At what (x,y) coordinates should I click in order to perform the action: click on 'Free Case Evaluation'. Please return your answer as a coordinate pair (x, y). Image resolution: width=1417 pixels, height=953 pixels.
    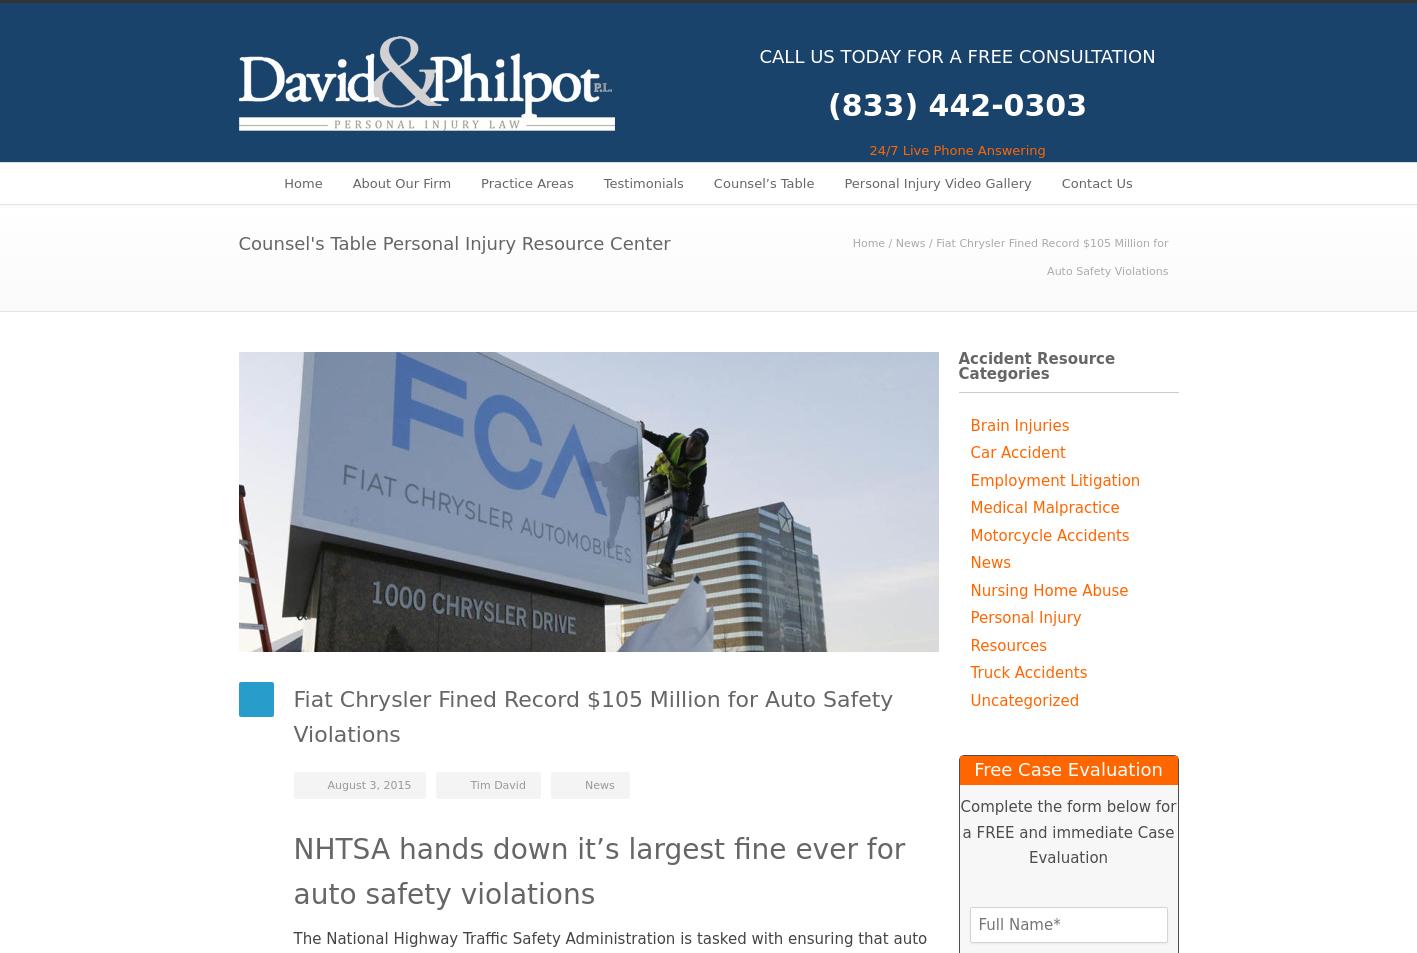
    Looking at the image, I should click on (1067, 769).